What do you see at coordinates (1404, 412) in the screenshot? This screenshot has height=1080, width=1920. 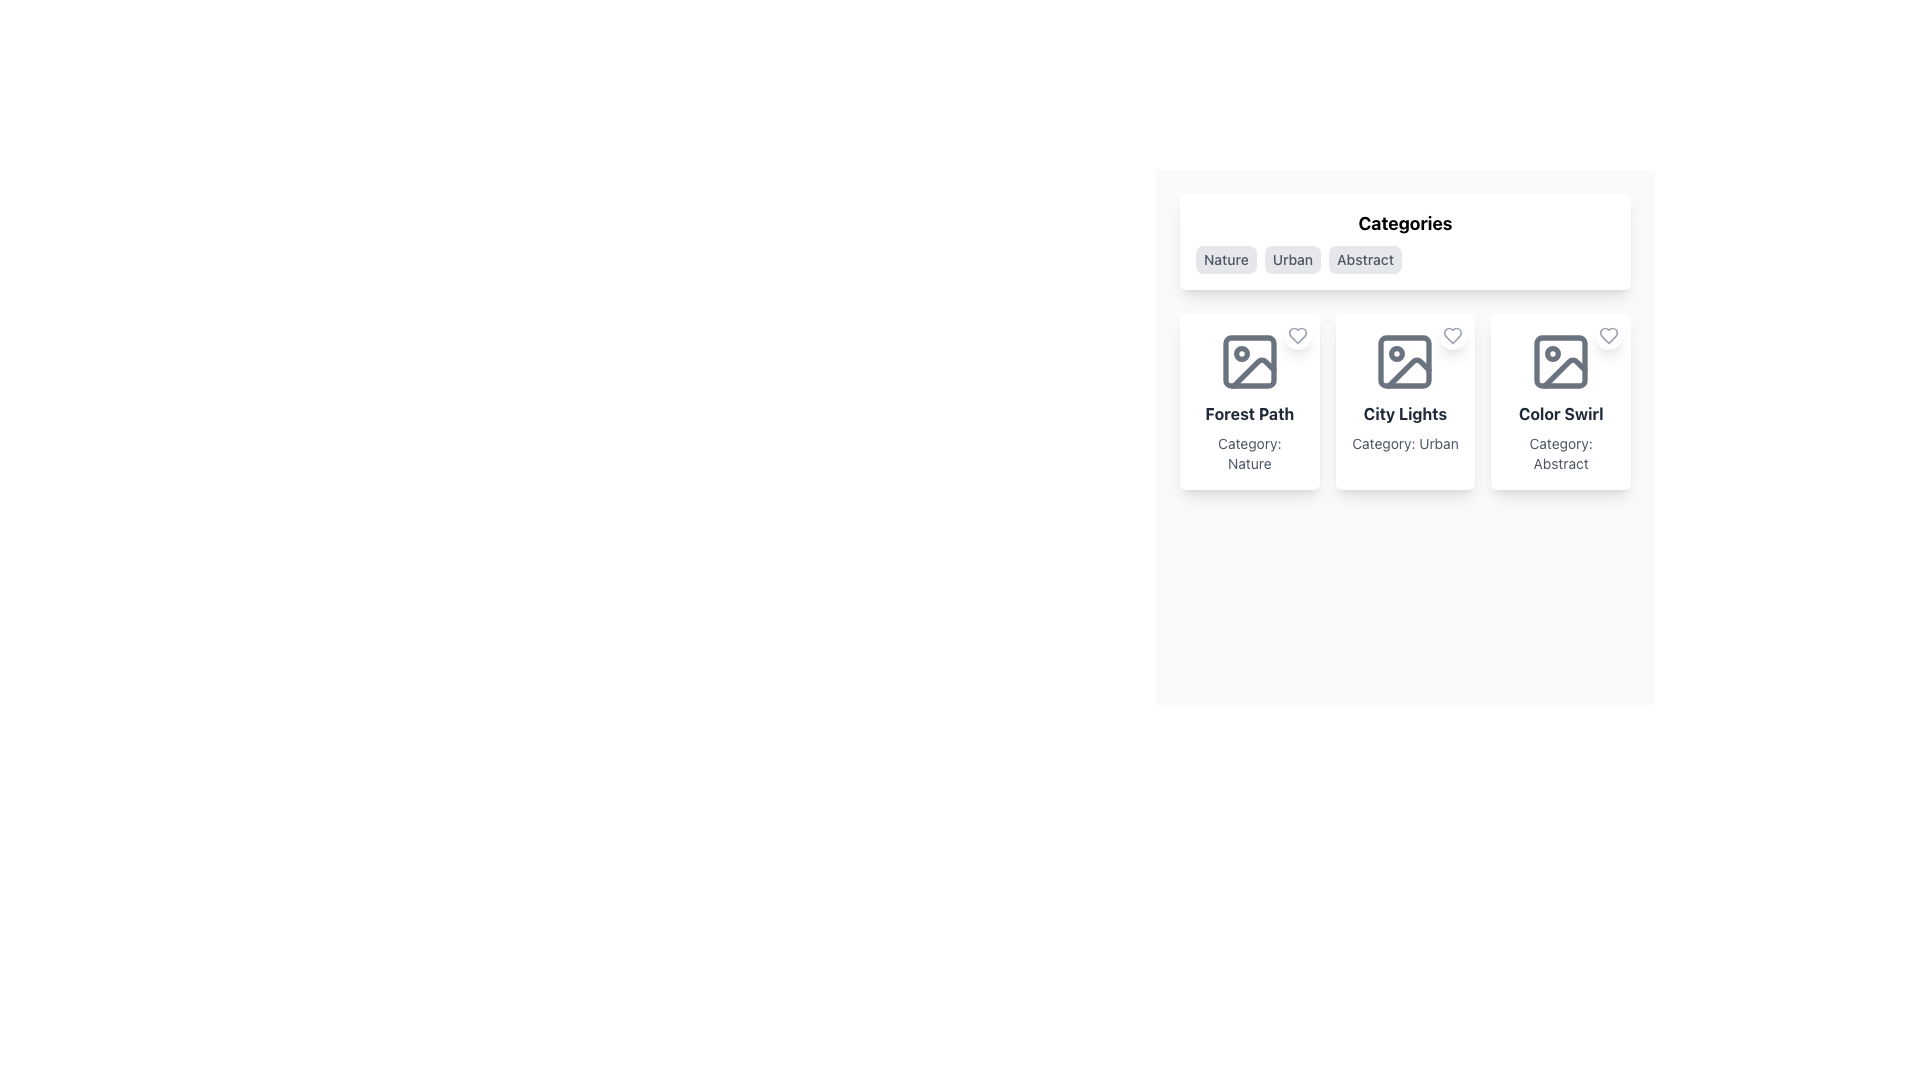 I see `the 'City Lights' text label in the second card under the 'Categories' heading` at bounding box center [1404, 412].